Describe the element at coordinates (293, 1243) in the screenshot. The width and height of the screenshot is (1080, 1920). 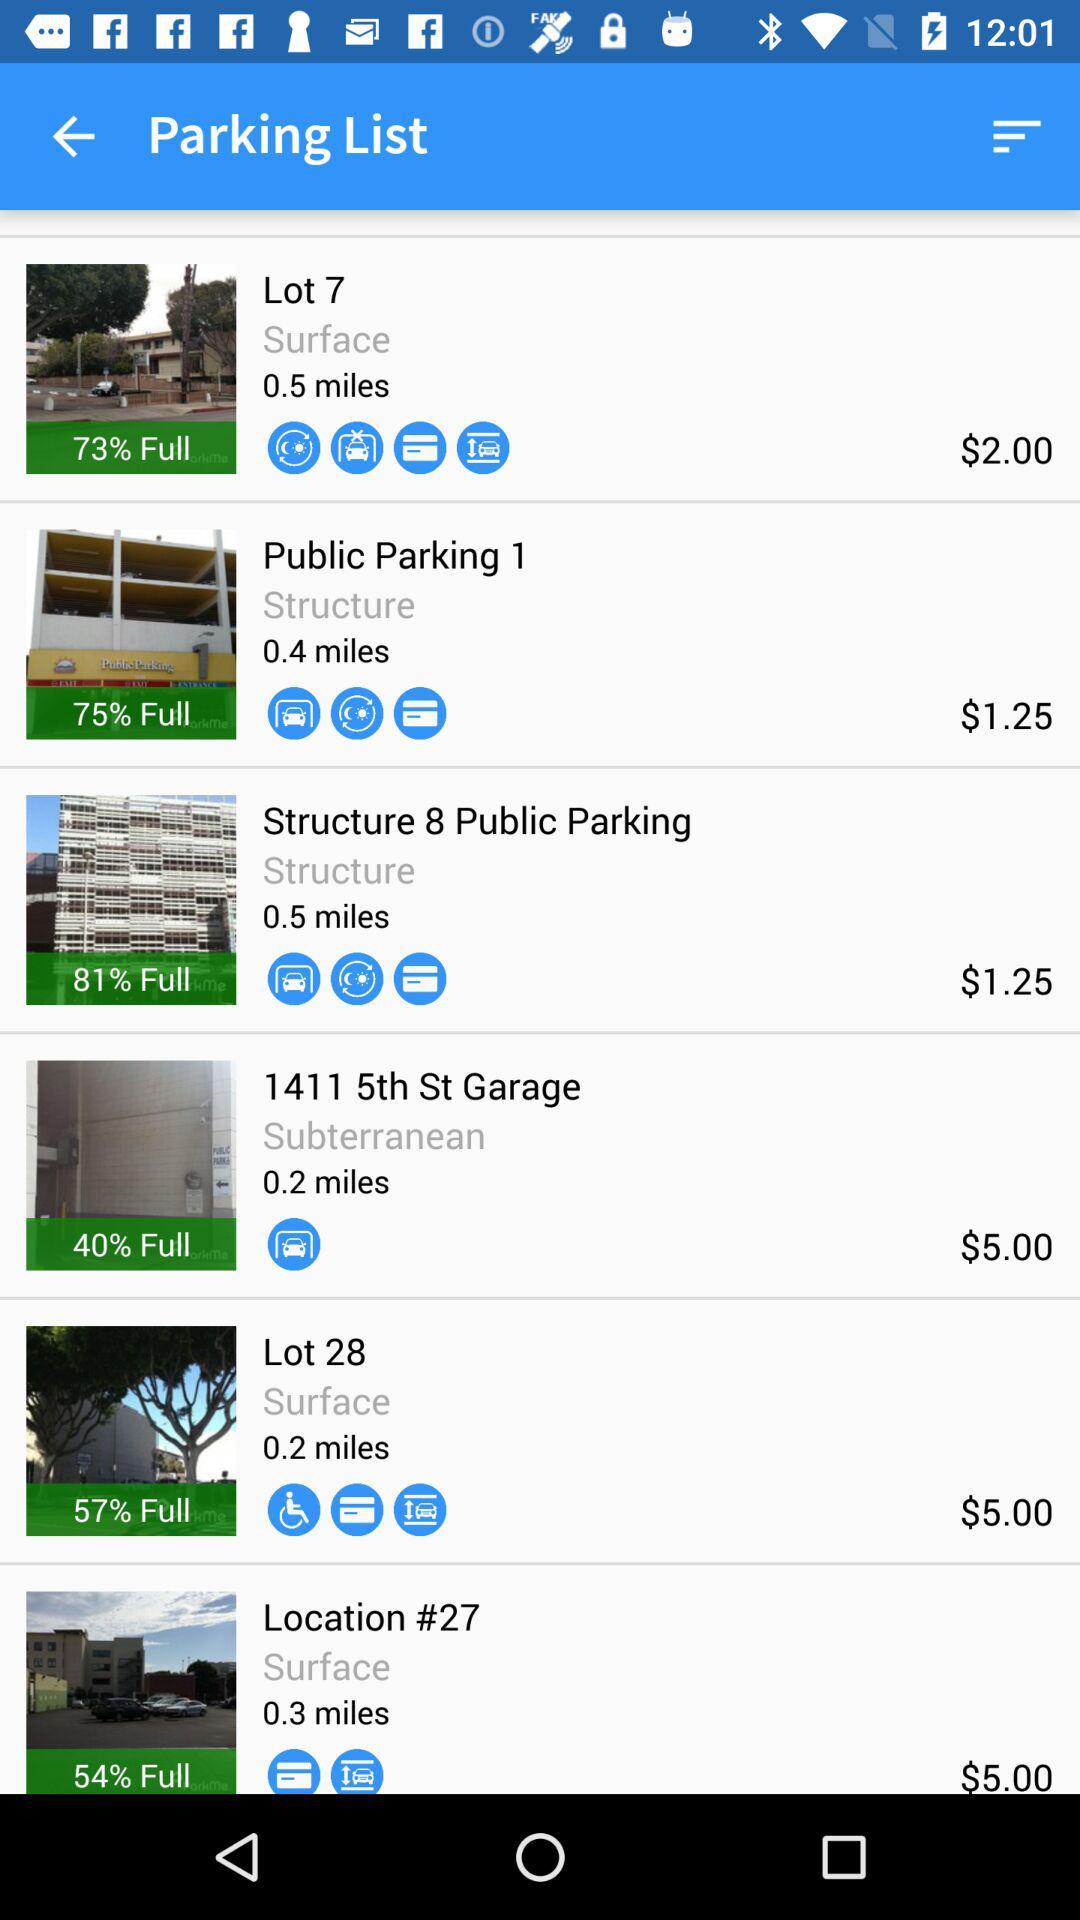
I see `the icon next to the $5.00 icon` at that location.